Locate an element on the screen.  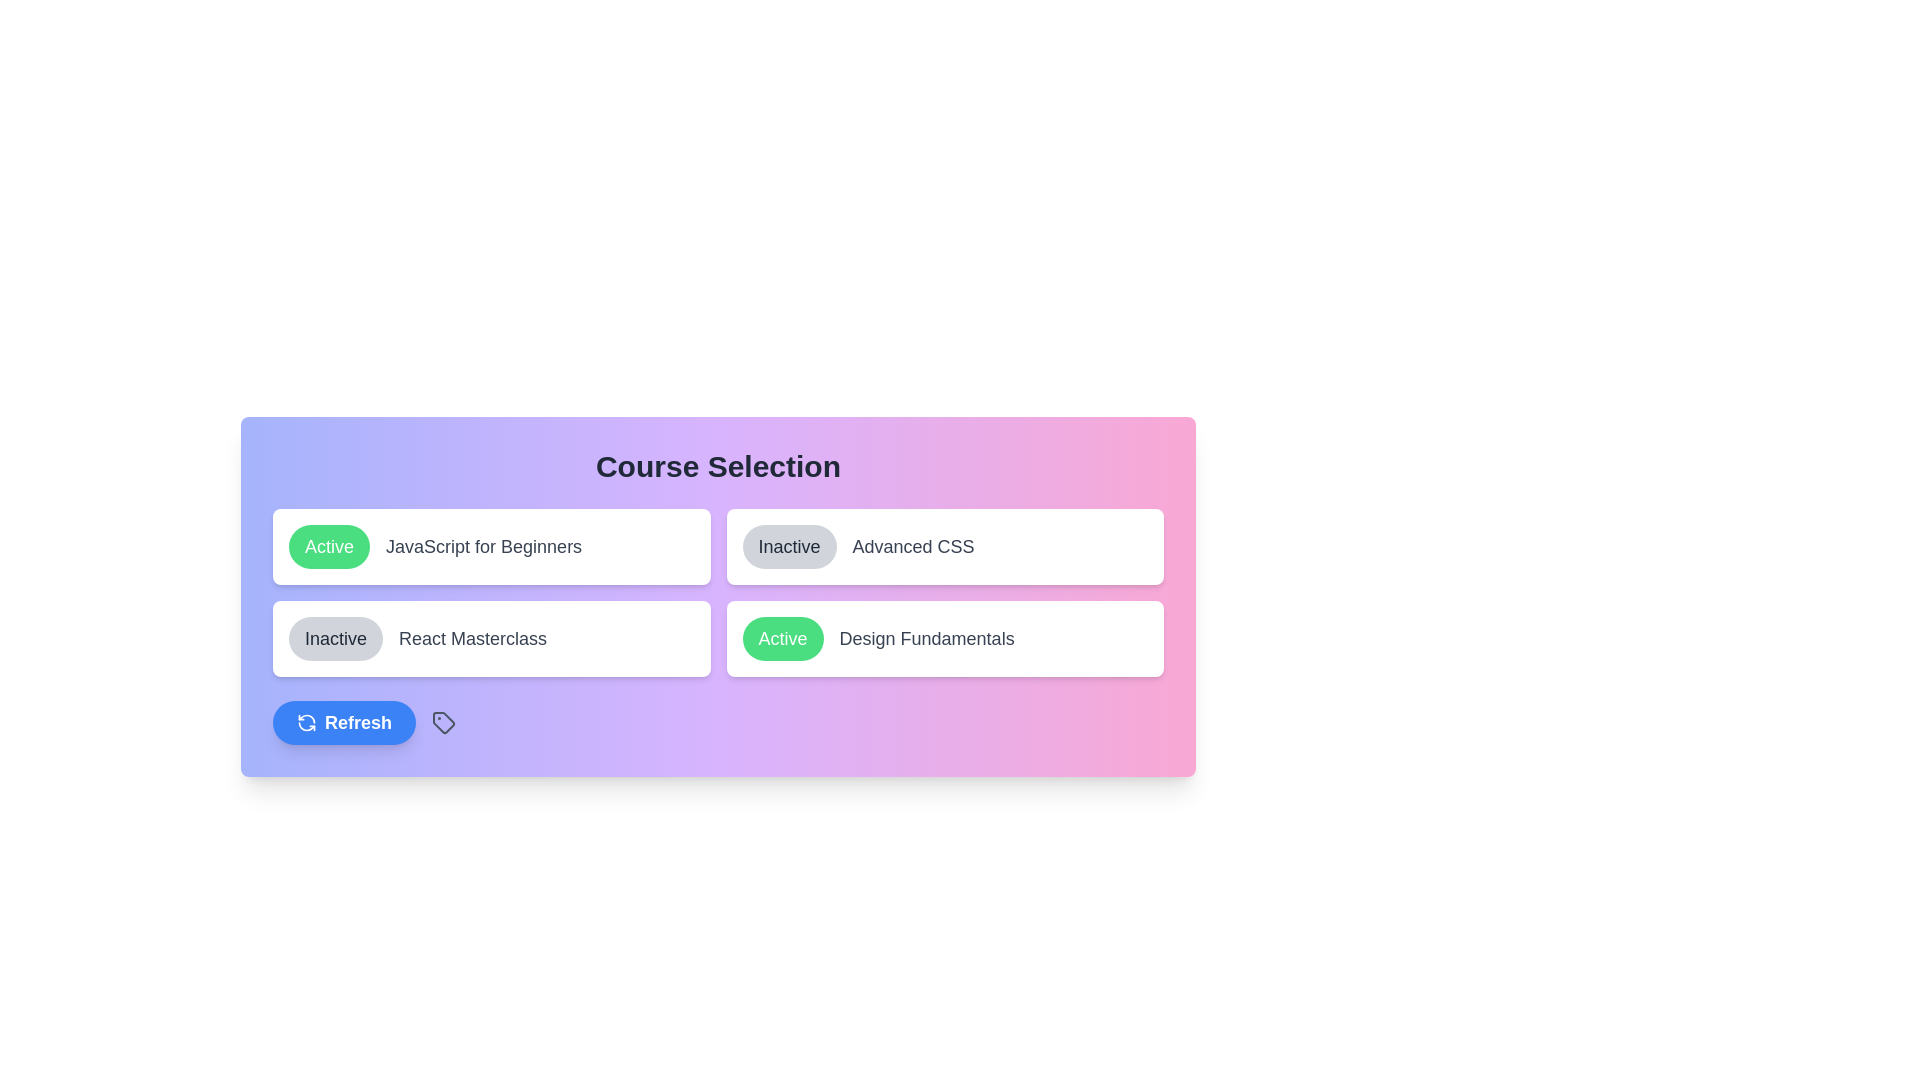
the 'Active' button with a green background is located at coordinates (781, 639).